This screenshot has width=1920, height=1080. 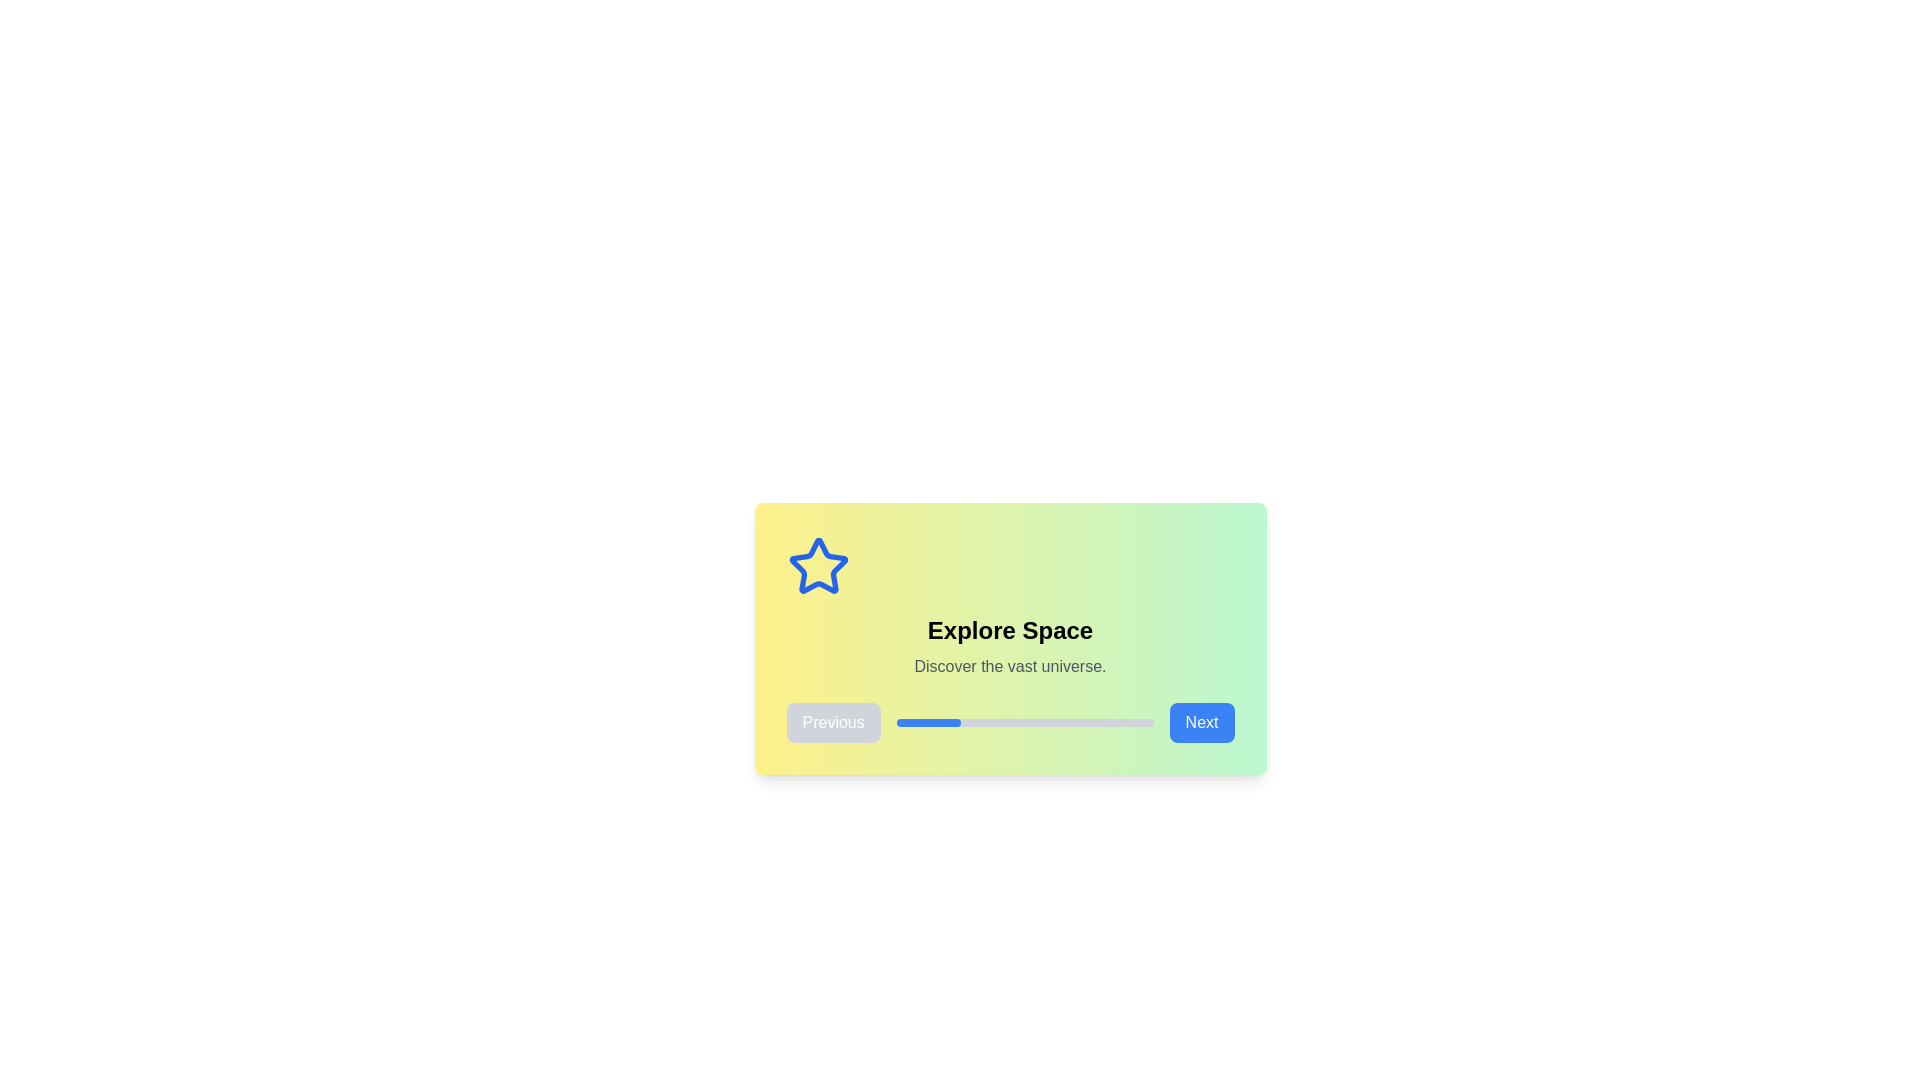 What do you see at coordinates (1200, 722) in the screenshot?
I see `the 'Next' button to proceed to the next step` at bounding box center [1200, 722].